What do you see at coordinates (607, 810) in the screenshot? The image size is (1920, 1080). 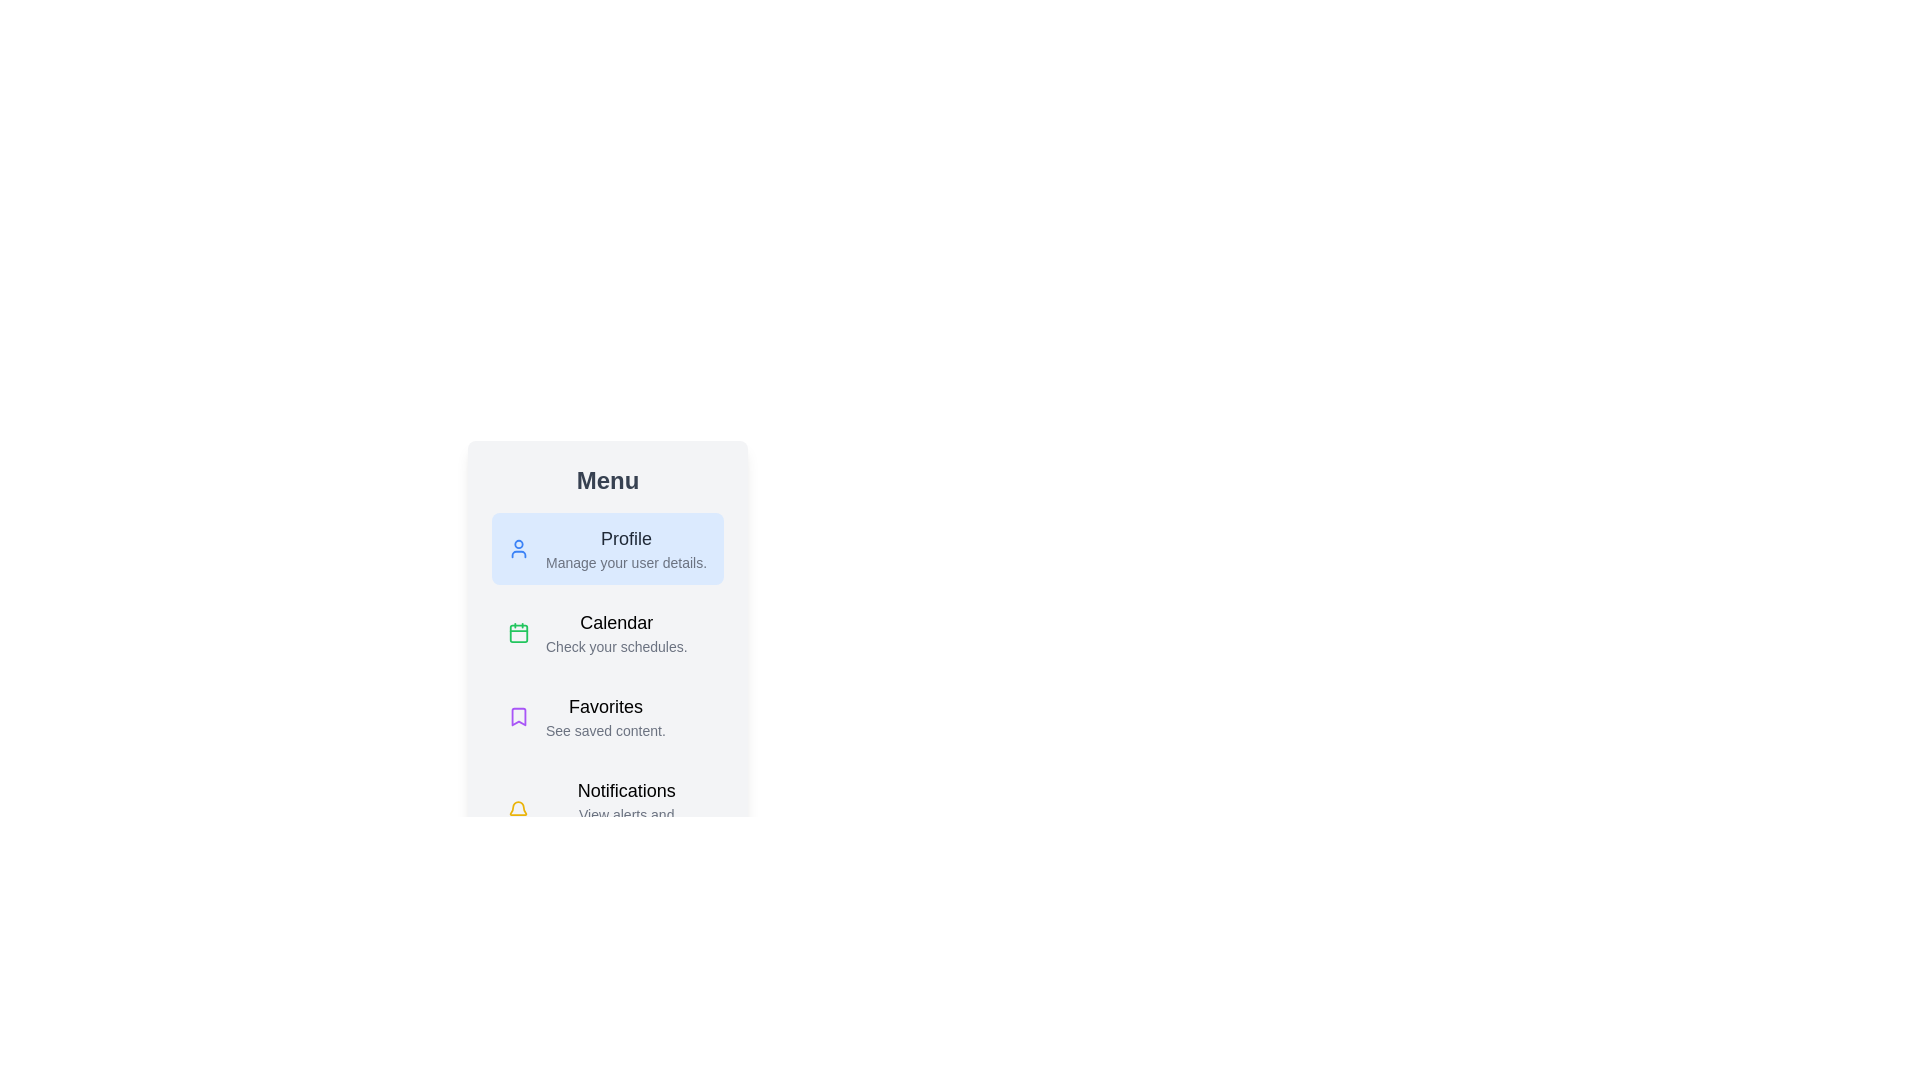 I see `the text of the menu item Notifications for copying` at bounding box center [607, 810].